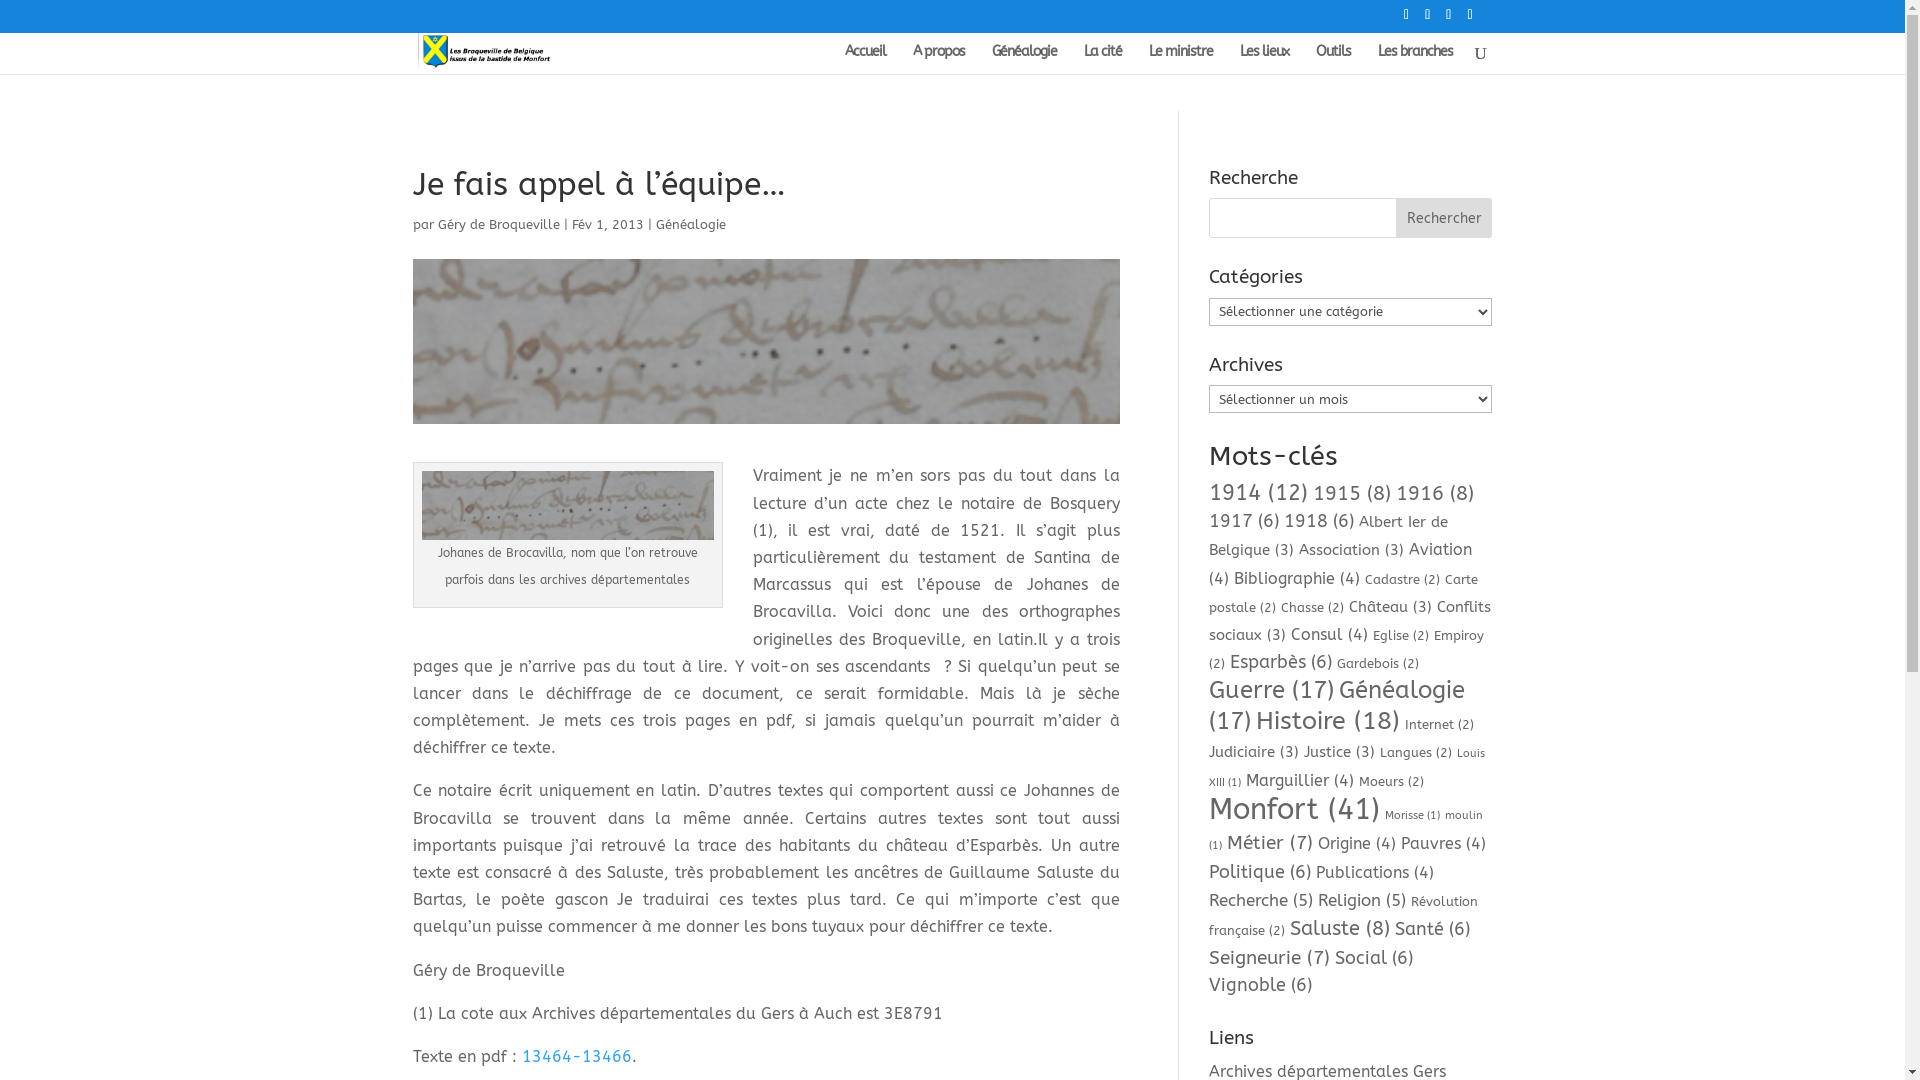  Describe the element at coordinates (1252, 752) in the screenshot. I see `'Judiciaire (3)'` at that location.